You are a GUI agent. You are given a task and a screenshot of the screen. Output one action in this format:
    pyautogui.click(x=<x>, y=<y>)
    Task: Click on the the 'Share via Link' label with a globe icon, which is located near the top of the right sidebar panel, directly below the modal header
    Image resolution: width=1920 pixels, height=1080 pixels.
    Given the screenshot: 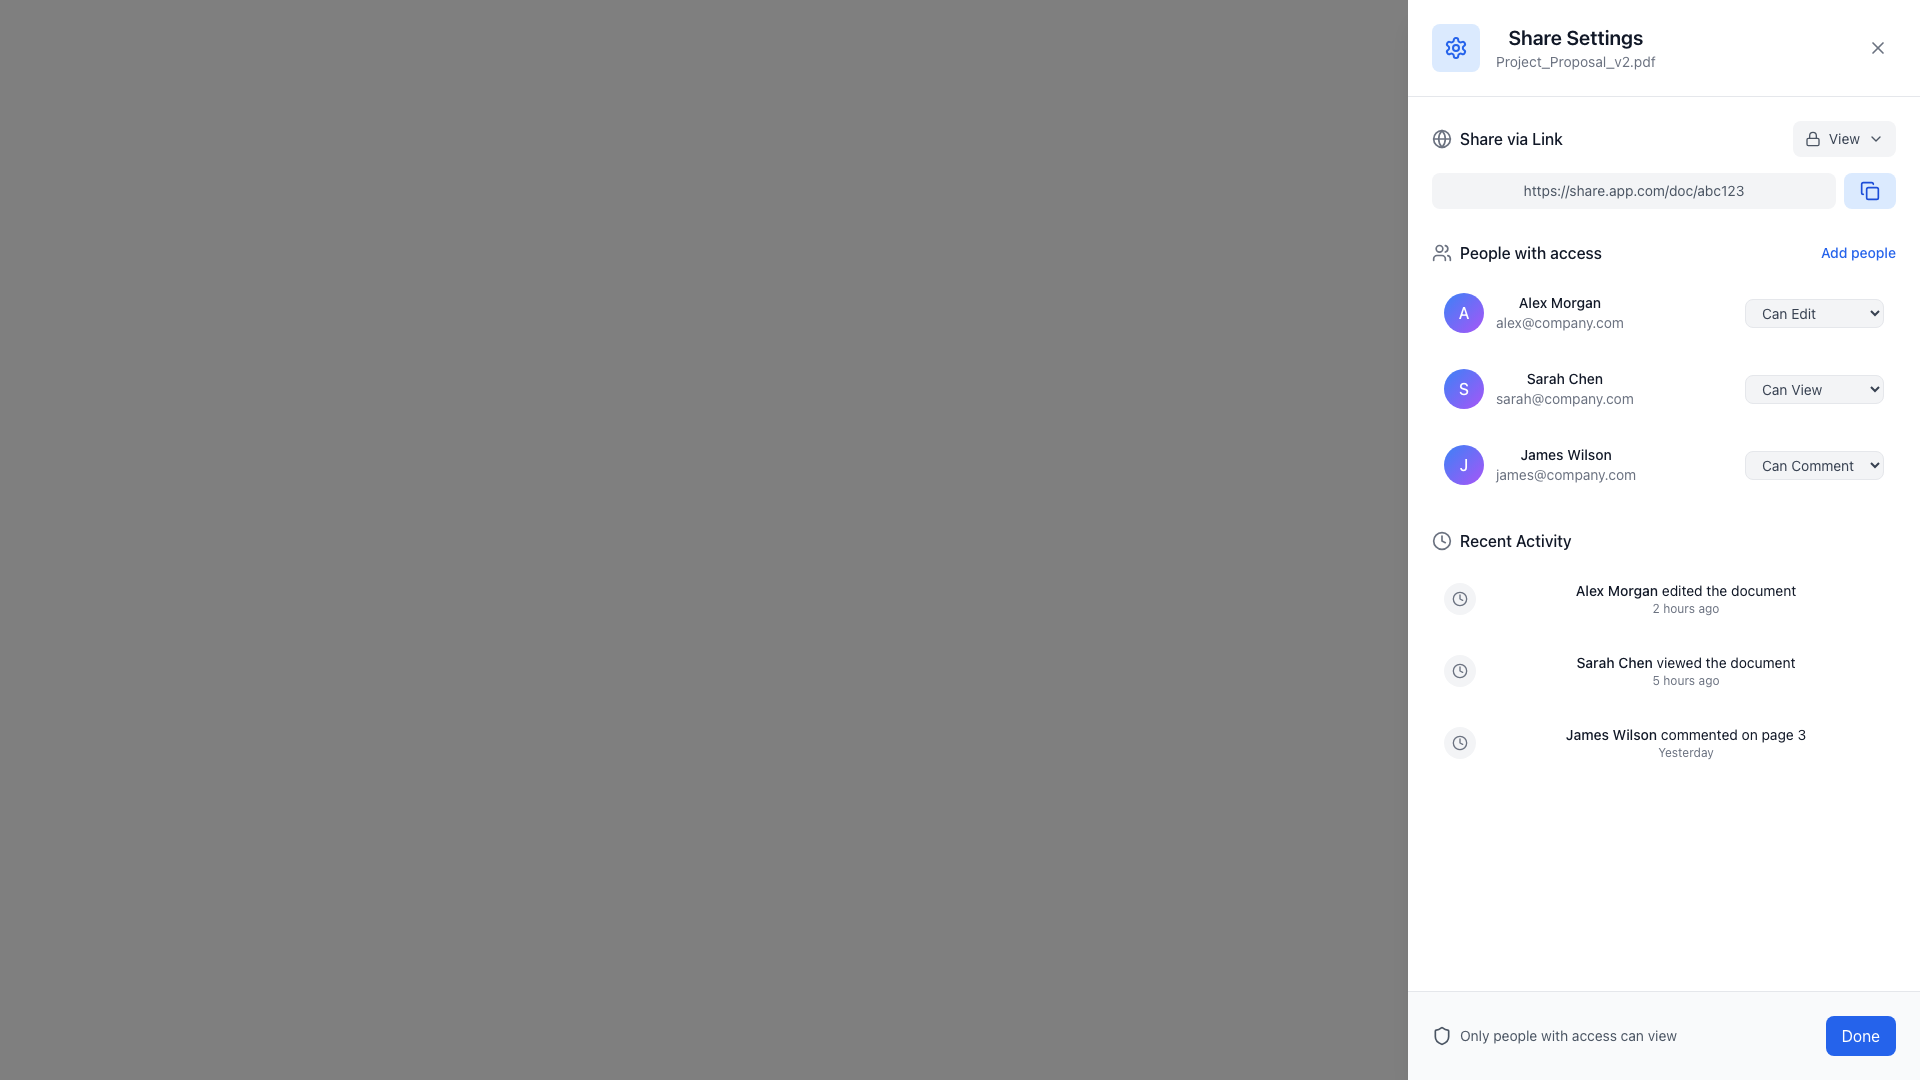 What is the action you would take?
    pyautogui.click(x=1497, y=137)
    